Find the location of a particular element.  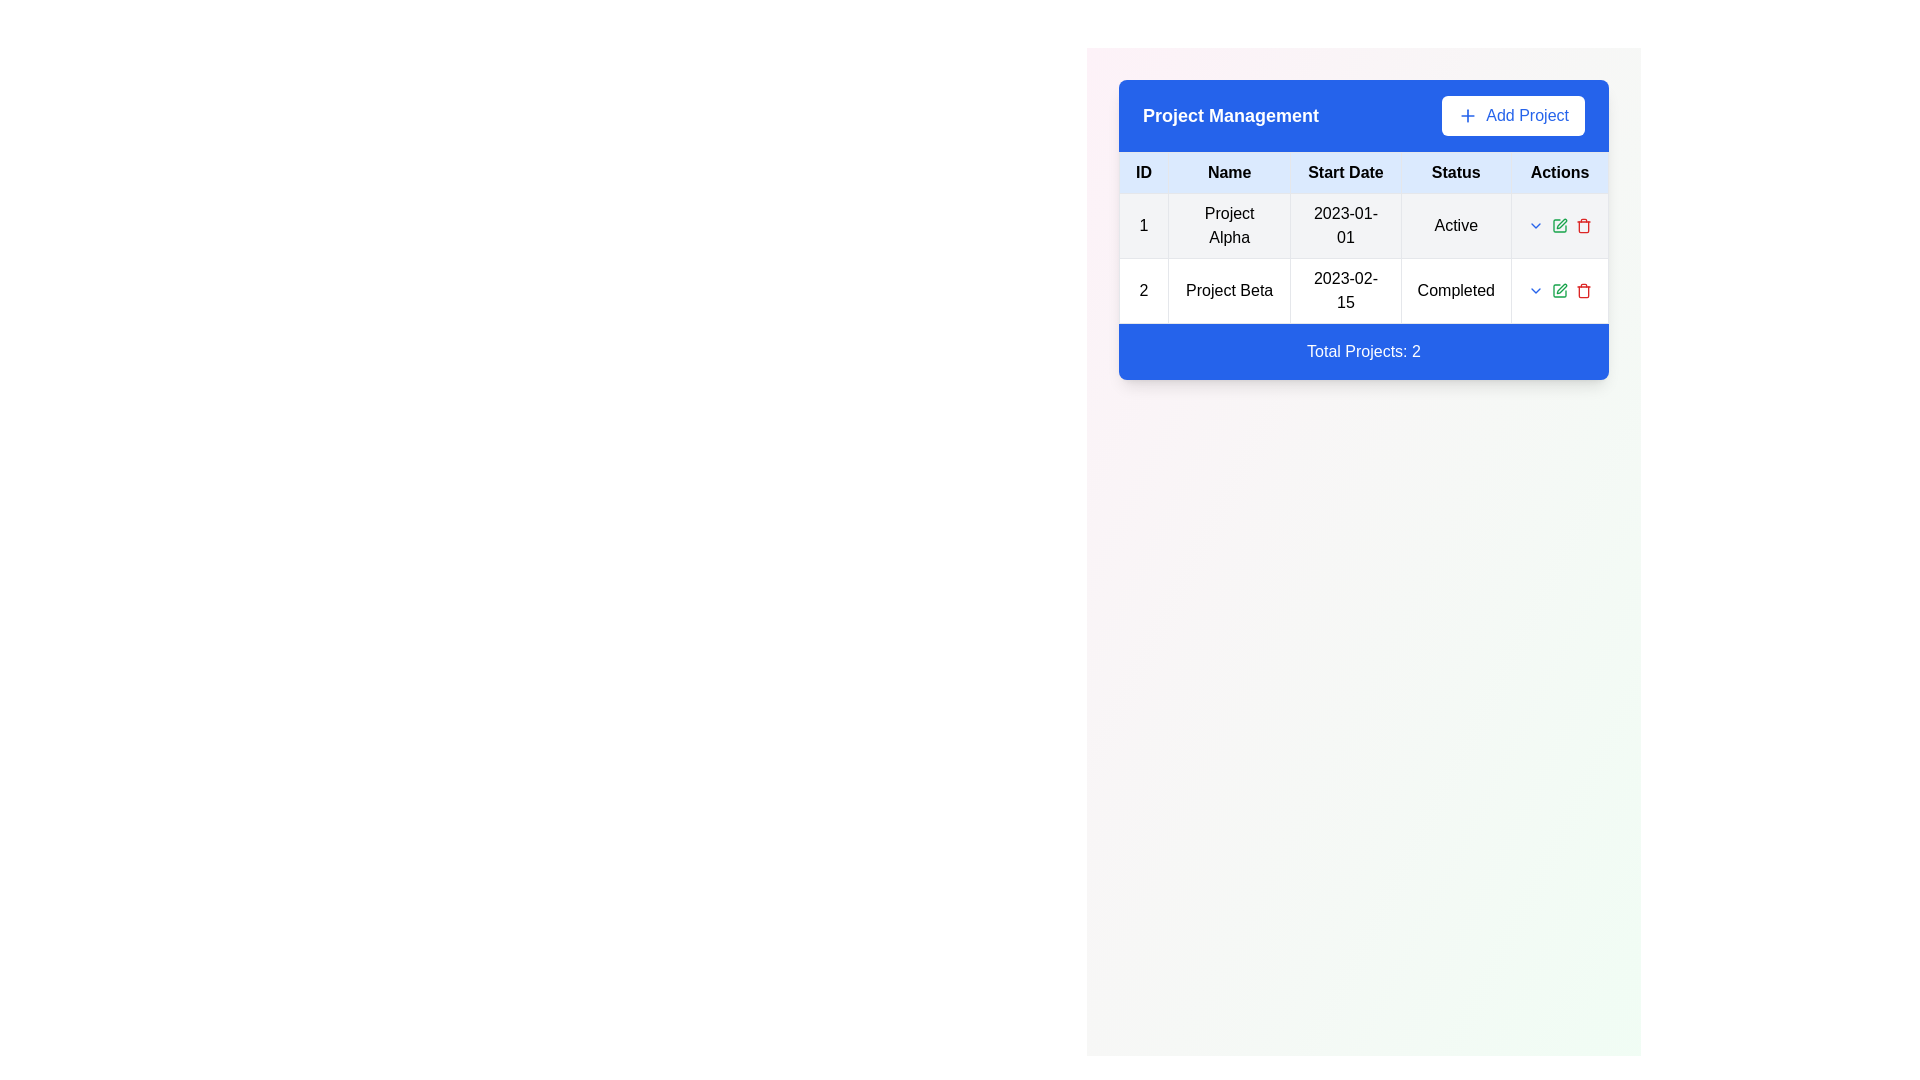

the icon button located in the 'Actions' column of the second row in the 'Project Beta' table for keyboard interactions is located at coordinates (1559, 225).